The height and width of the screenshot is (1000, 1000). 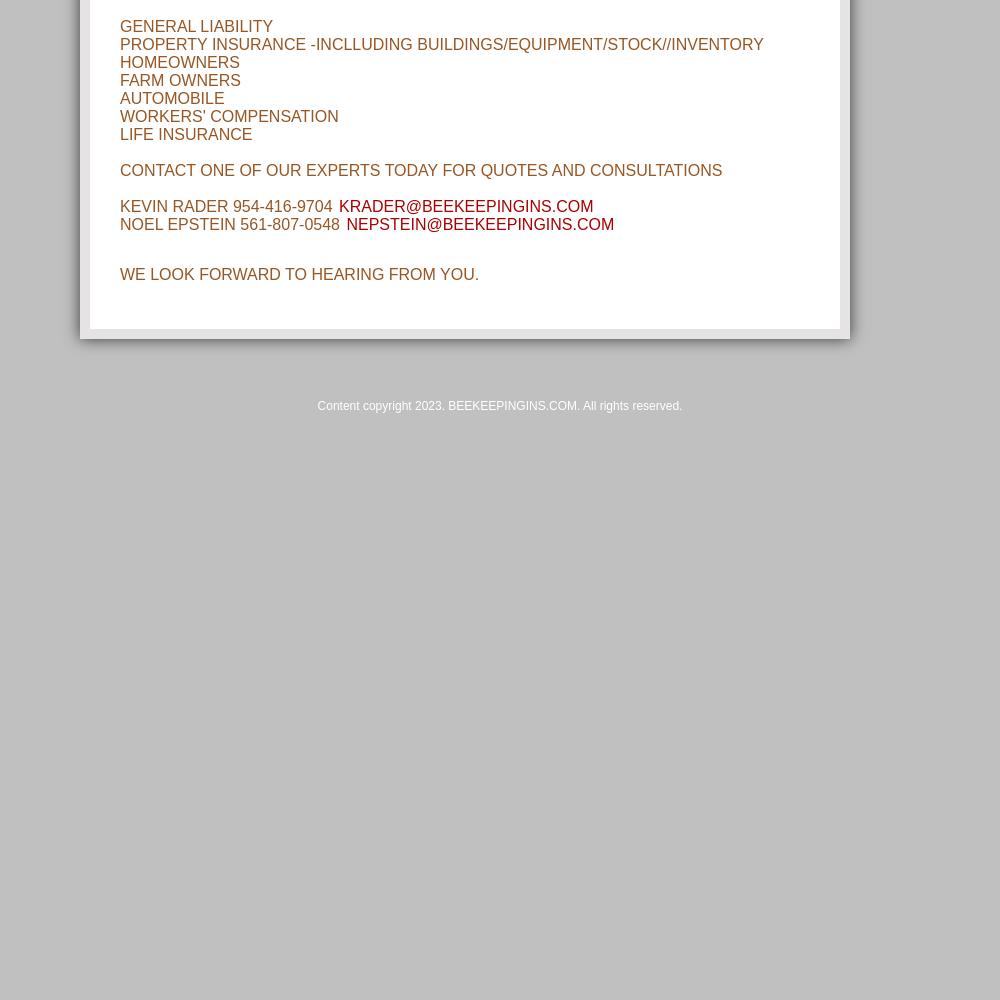 What do you see at coordinates (421, 170) in the screenshot?
I see `'CONTACT ONE OF OUR EXPERTS TODAY FOR QUOTES AND CONSULTATIONS'` at bounding box center [421, 170].